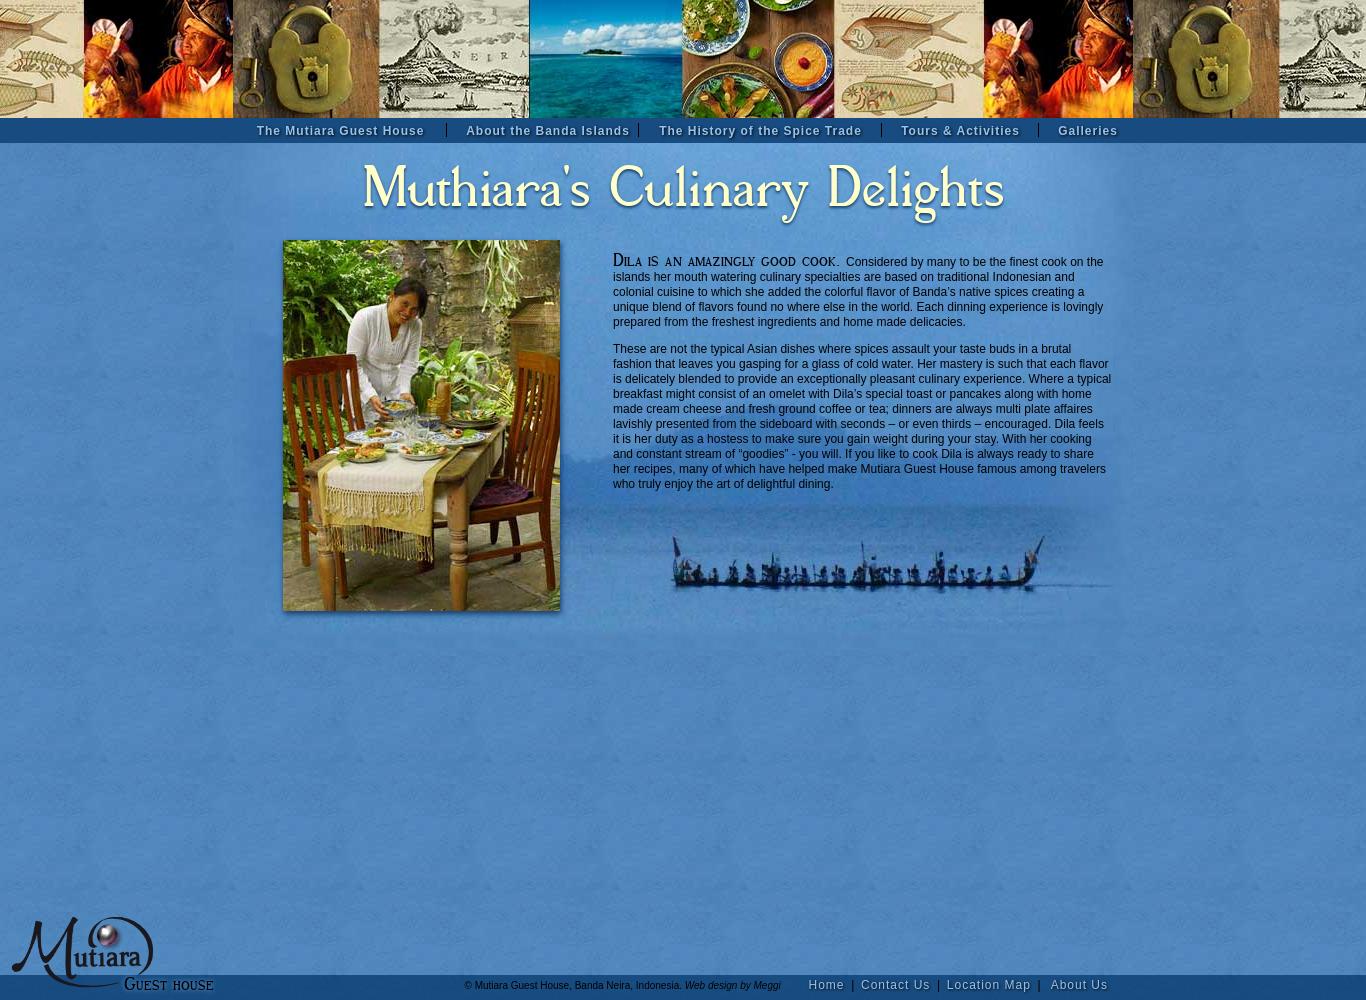 Image resolution: width=1366 pixels, height=1000 pixels. Describe the element at coordinates (960, 131) in the screenshot. I see `'Tours & Activities'` at that location.